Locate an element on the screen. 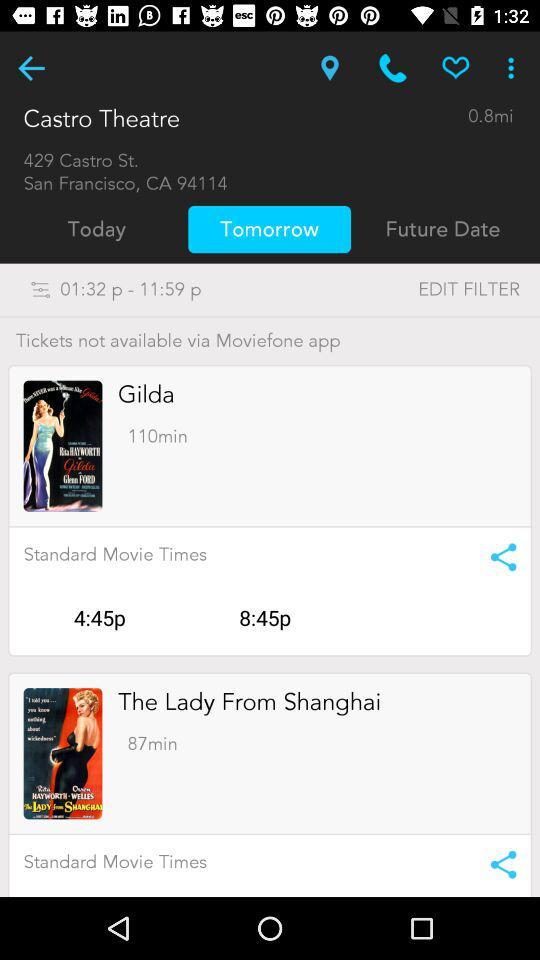 The width and height of the screenshot is (540, 960). the item above the 87min icon is located at coordinates (249, 702).